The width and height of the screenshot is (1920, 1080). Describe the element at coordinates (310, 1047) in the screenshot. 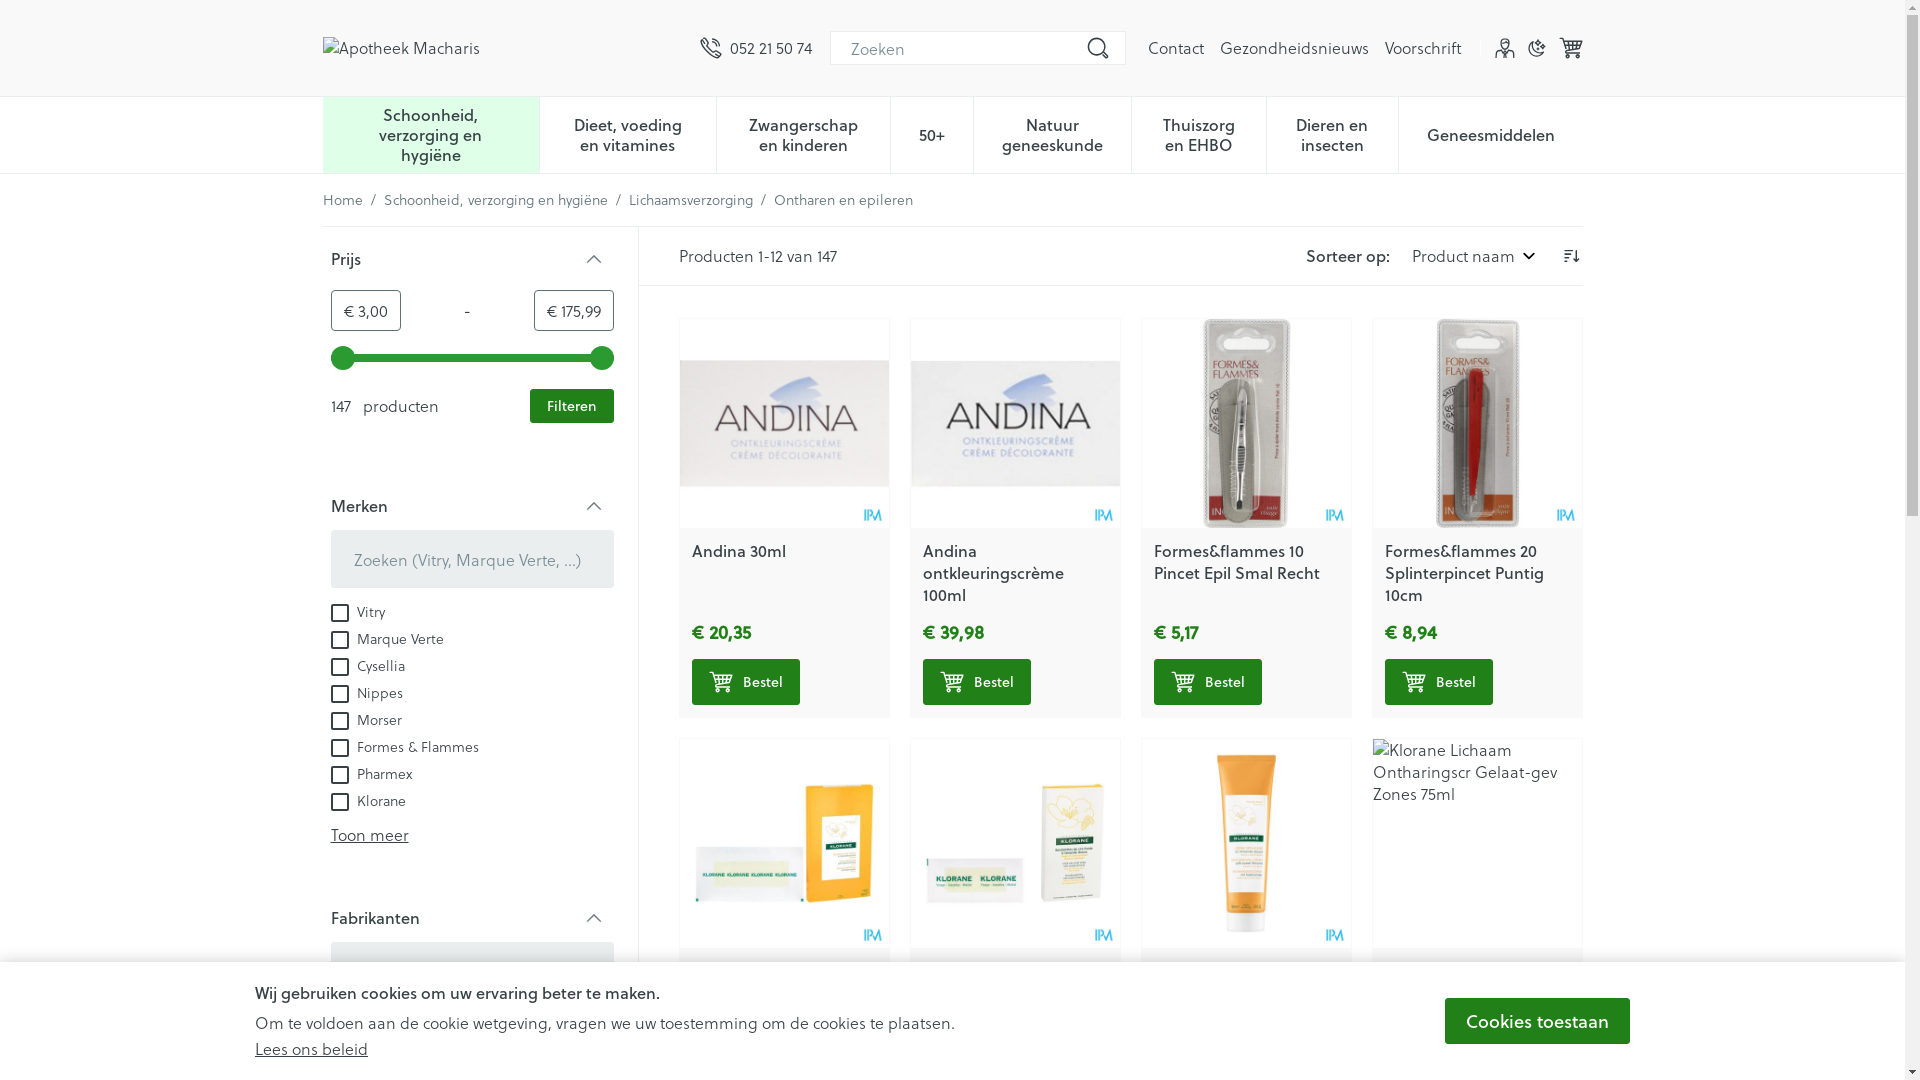

I see `'Lees ons beleid'` at that location.